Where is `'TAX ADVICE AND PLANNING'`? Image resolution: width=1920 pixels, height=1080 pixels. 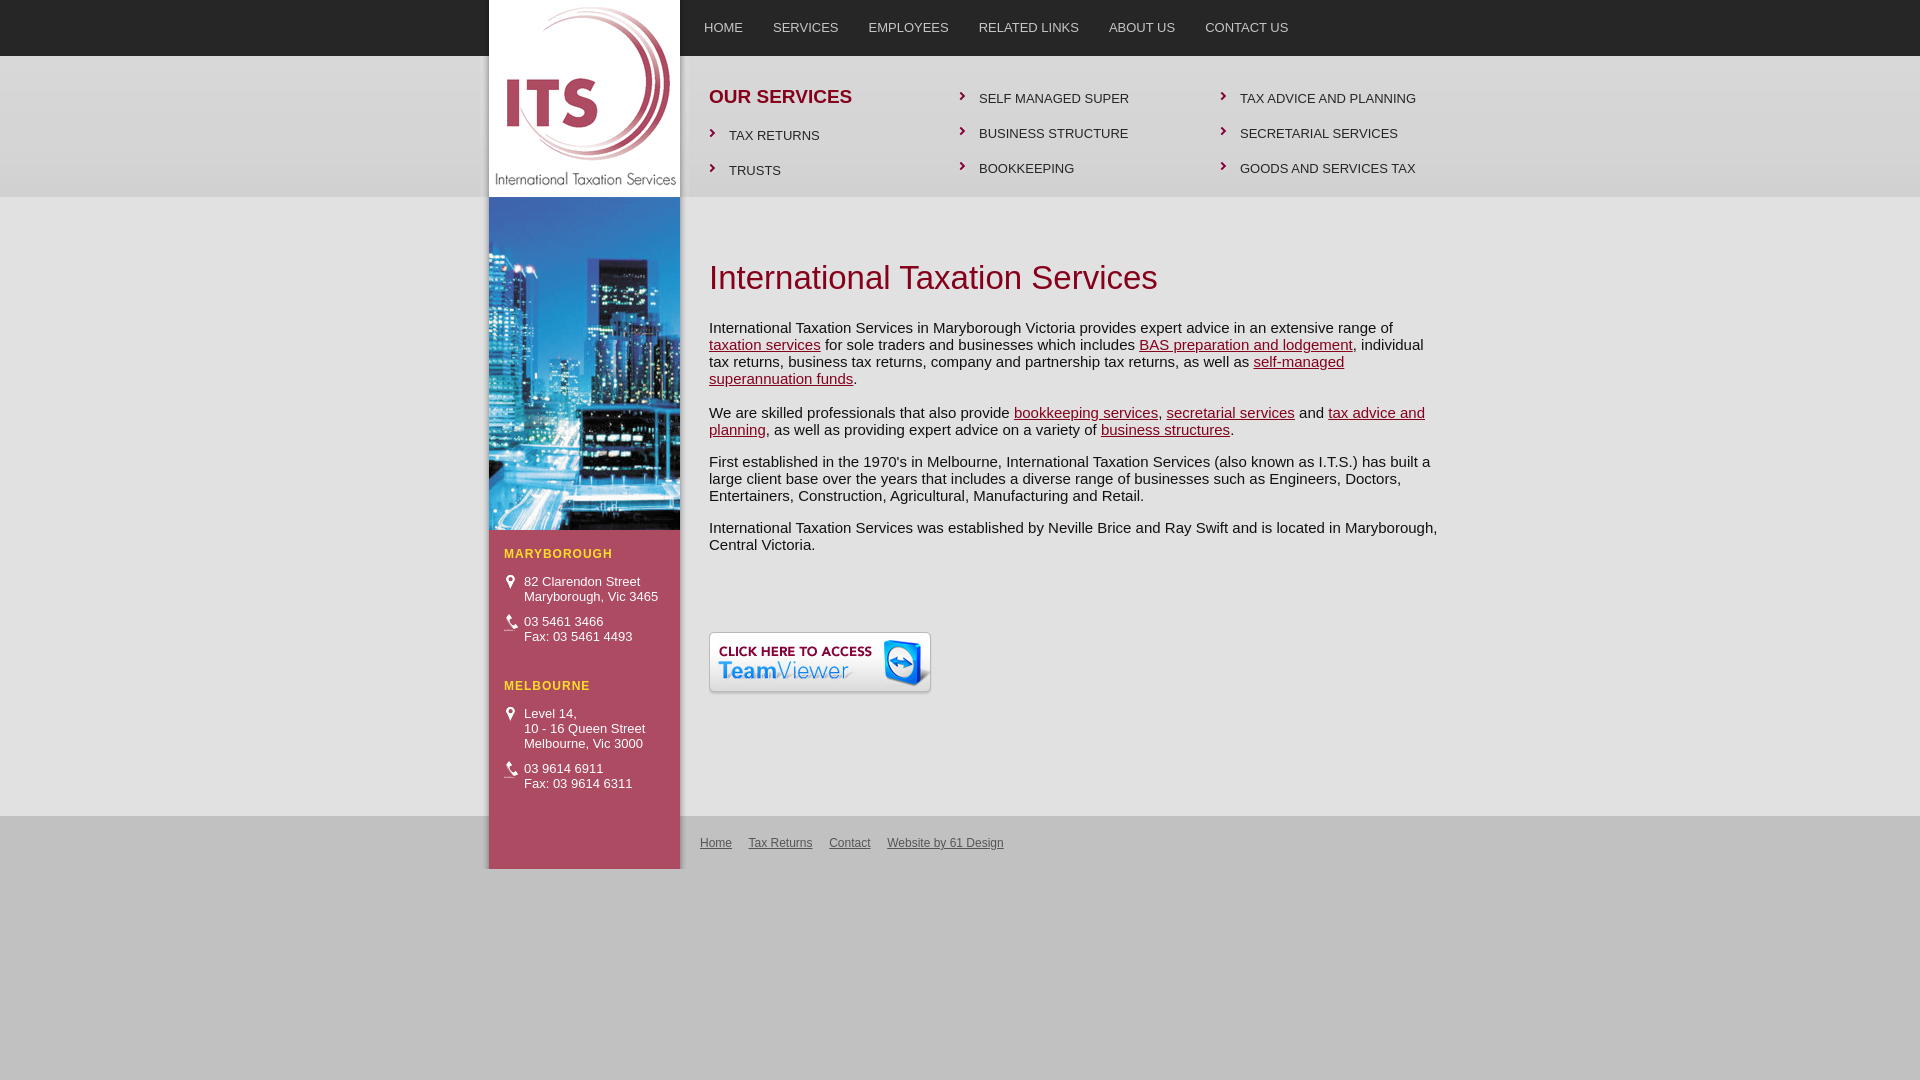 'TAX ADVICE AND PLANNING' is located at coordinates (1218, 98).